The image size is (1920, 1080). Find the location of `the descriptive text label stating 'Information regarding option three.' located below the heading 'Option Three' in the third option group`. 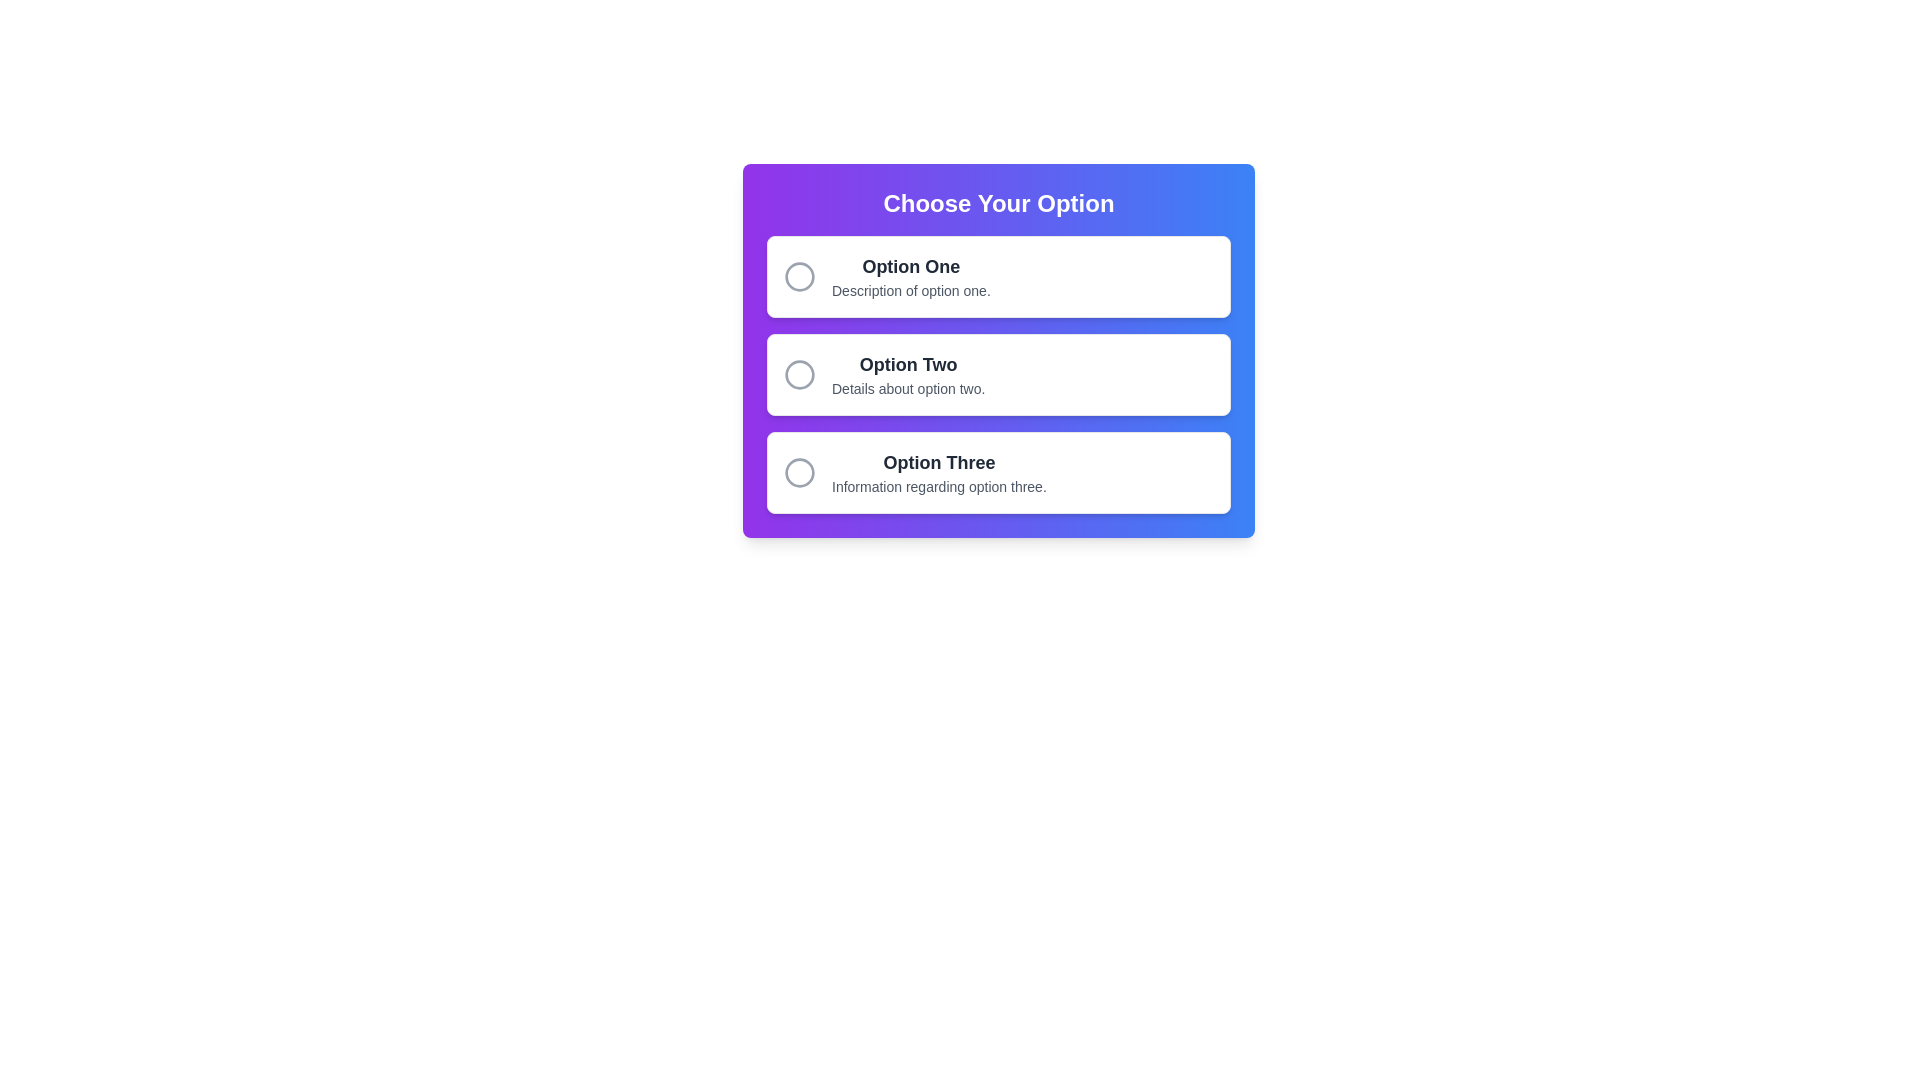

the descriptive text label stating 'Information regarding option three.' located below the heading 'Option Three' in the third option group is located at coordinates (938, 486).